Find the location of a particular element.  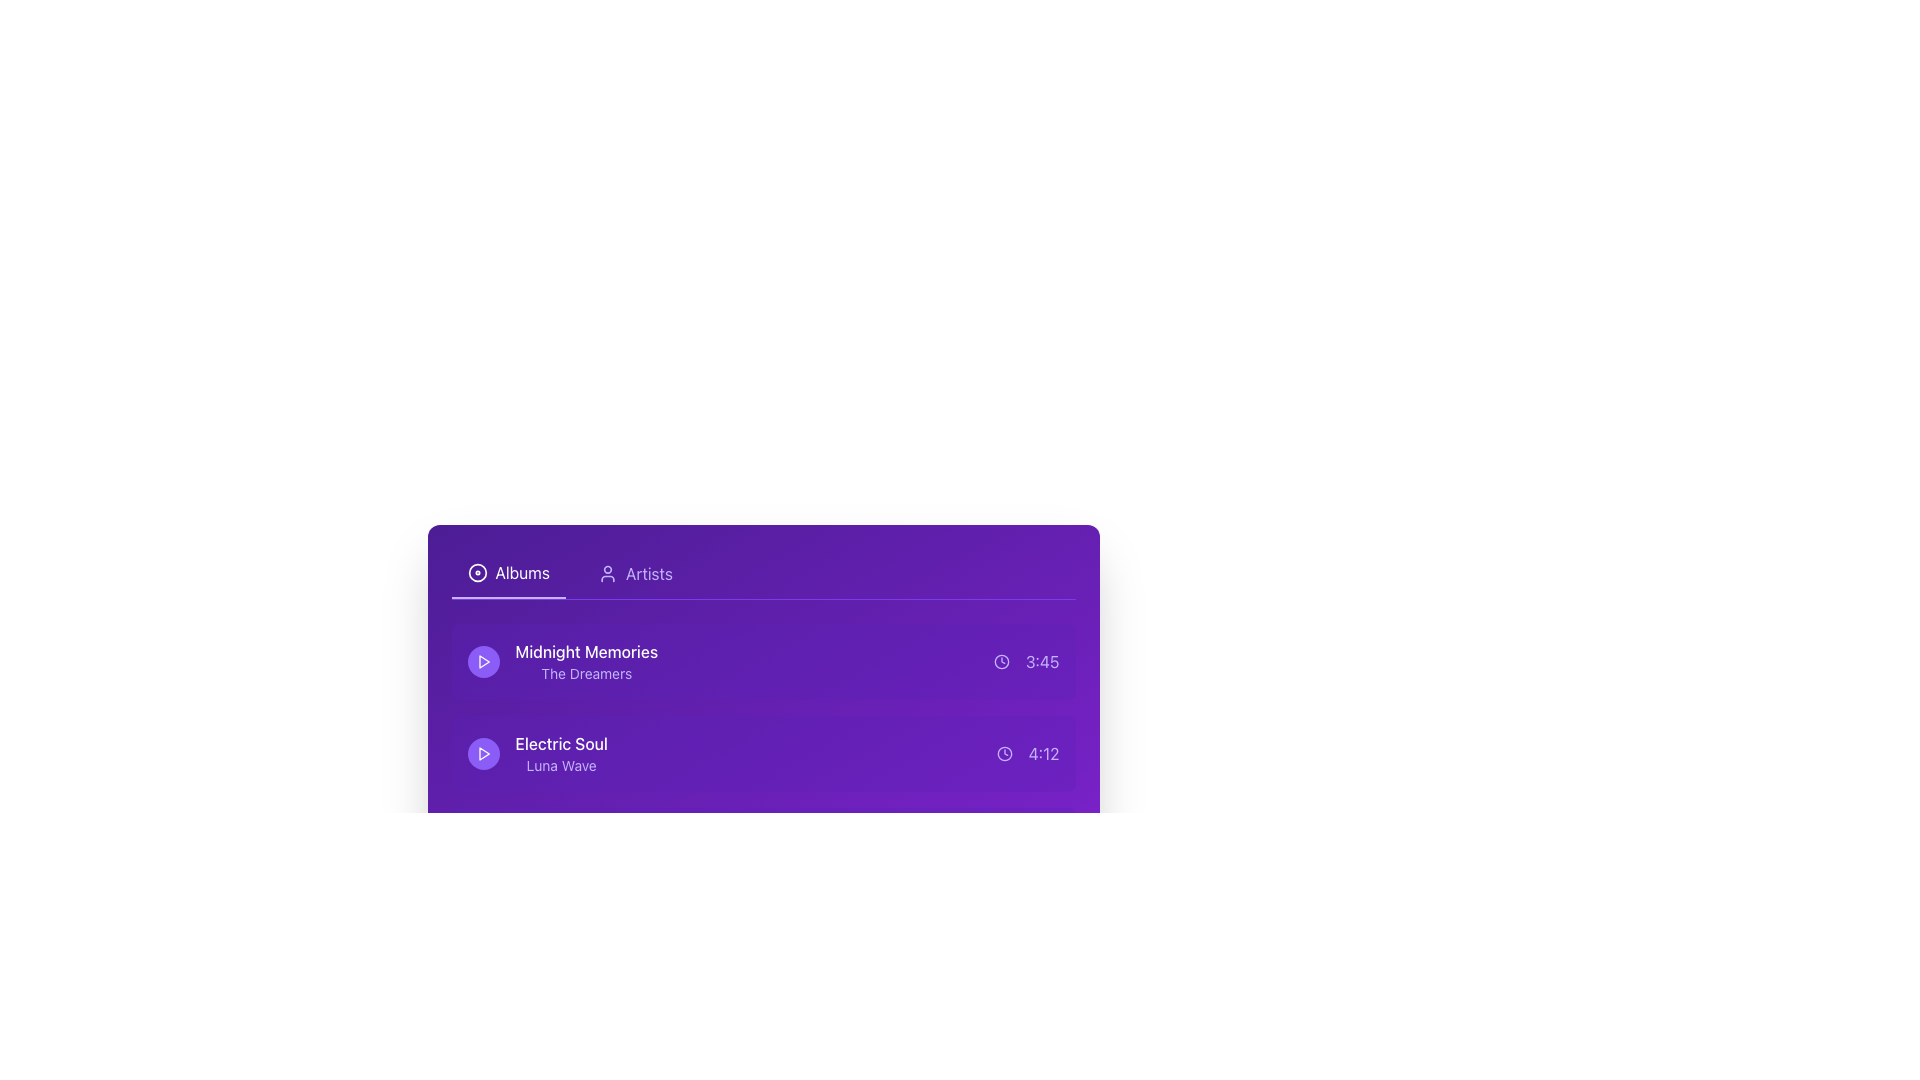

the 'Albums' text label, which is displayed in bold white typeface on a purple background is located at coordinates (522, 573).